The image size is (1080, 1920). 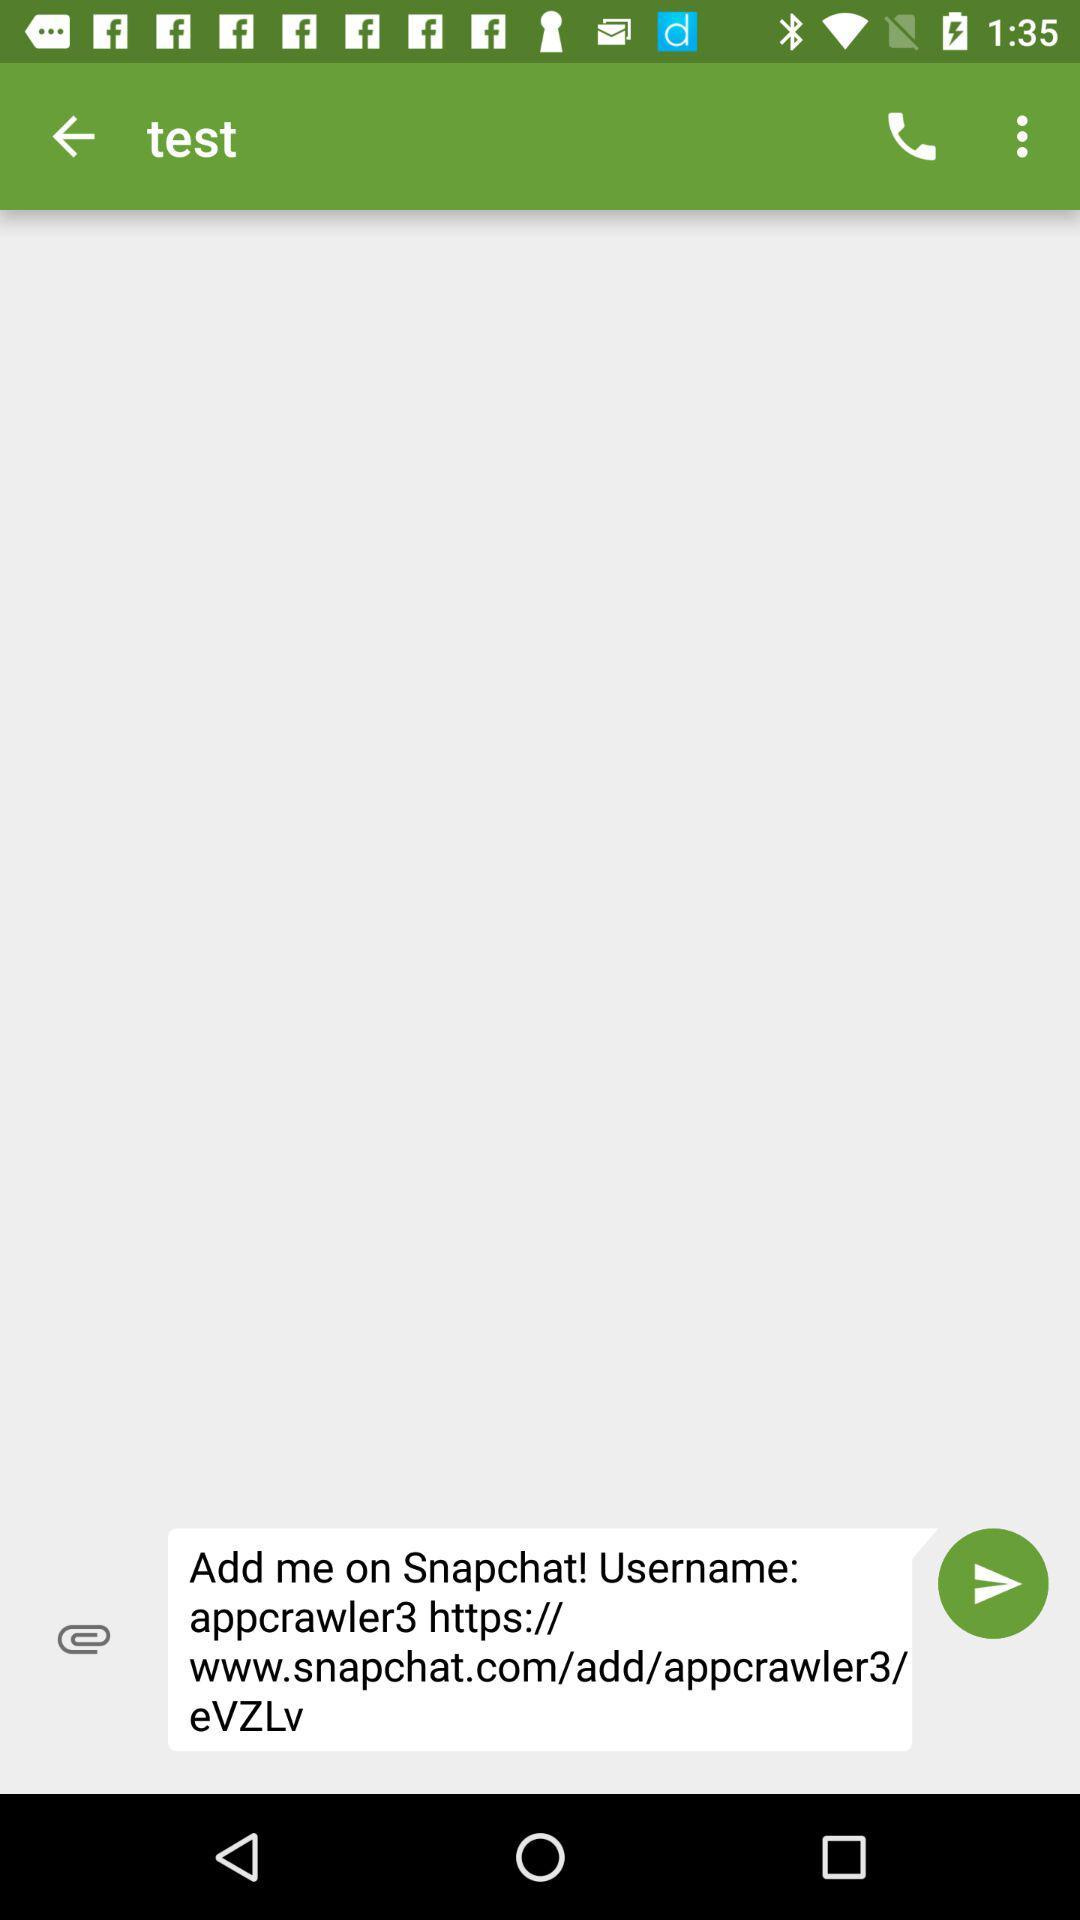 What do you see at coordinates (993, 1582) in the screenshot?
I see `item next to the add me on item` at bounding box center [993, 1582].